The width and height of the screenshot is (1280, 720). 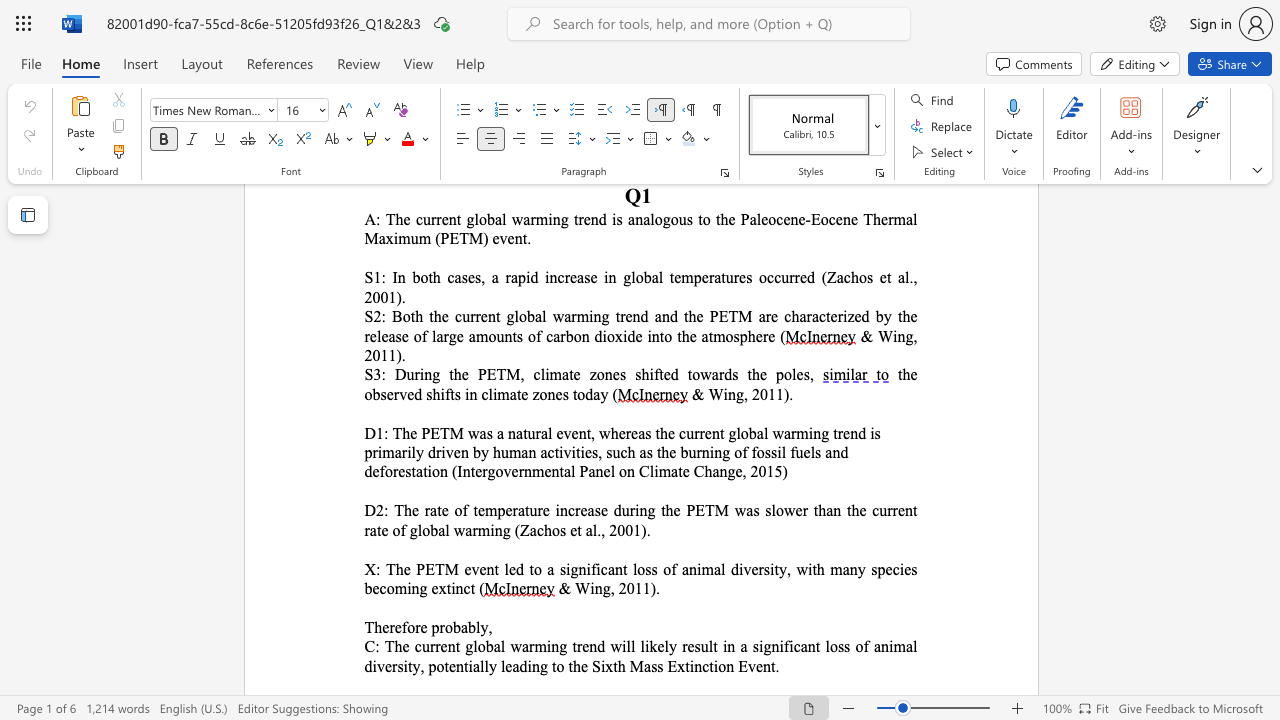 I want to click on the subset text "ikel" within the text "likely result", so click(x=644, y=646).